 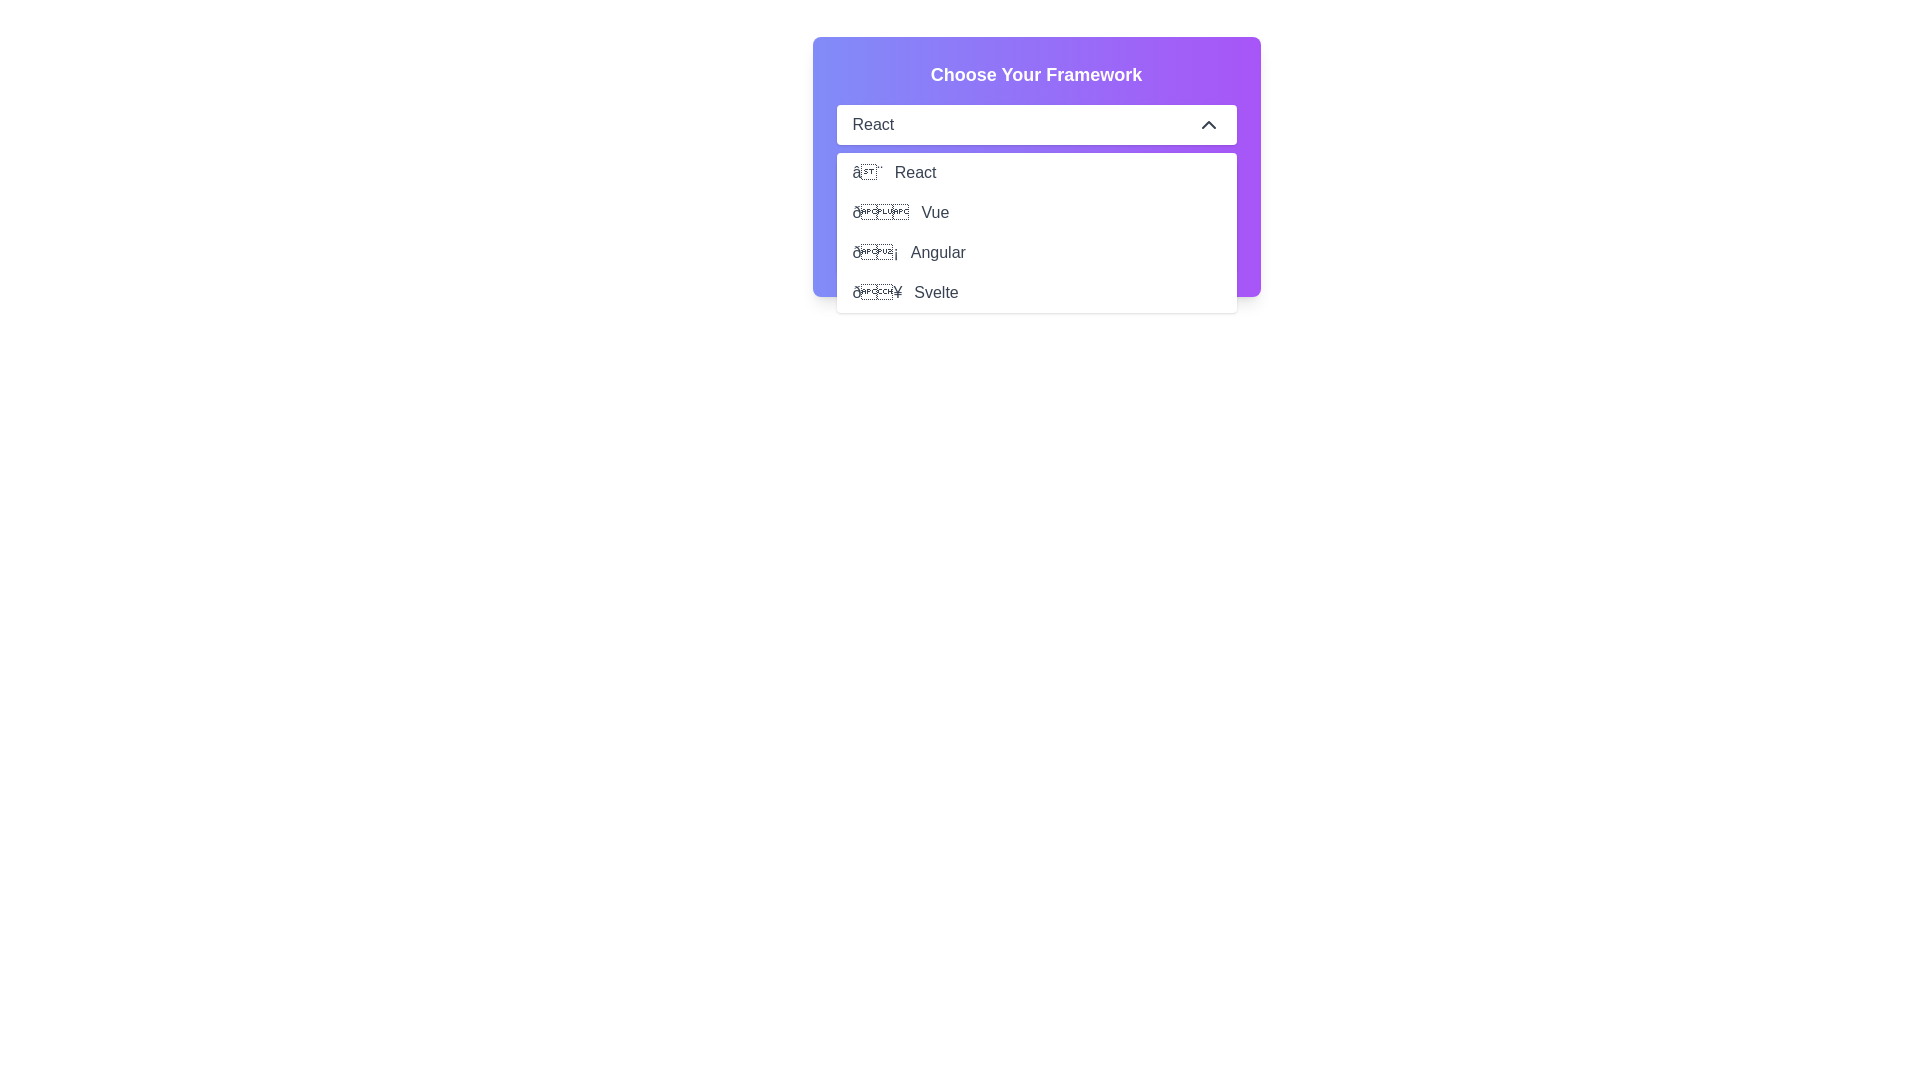 I want to click on the visual icon that accompanies the text label 'React' in the dropdown list to emphasize its selection, so click(x=867, y=172).